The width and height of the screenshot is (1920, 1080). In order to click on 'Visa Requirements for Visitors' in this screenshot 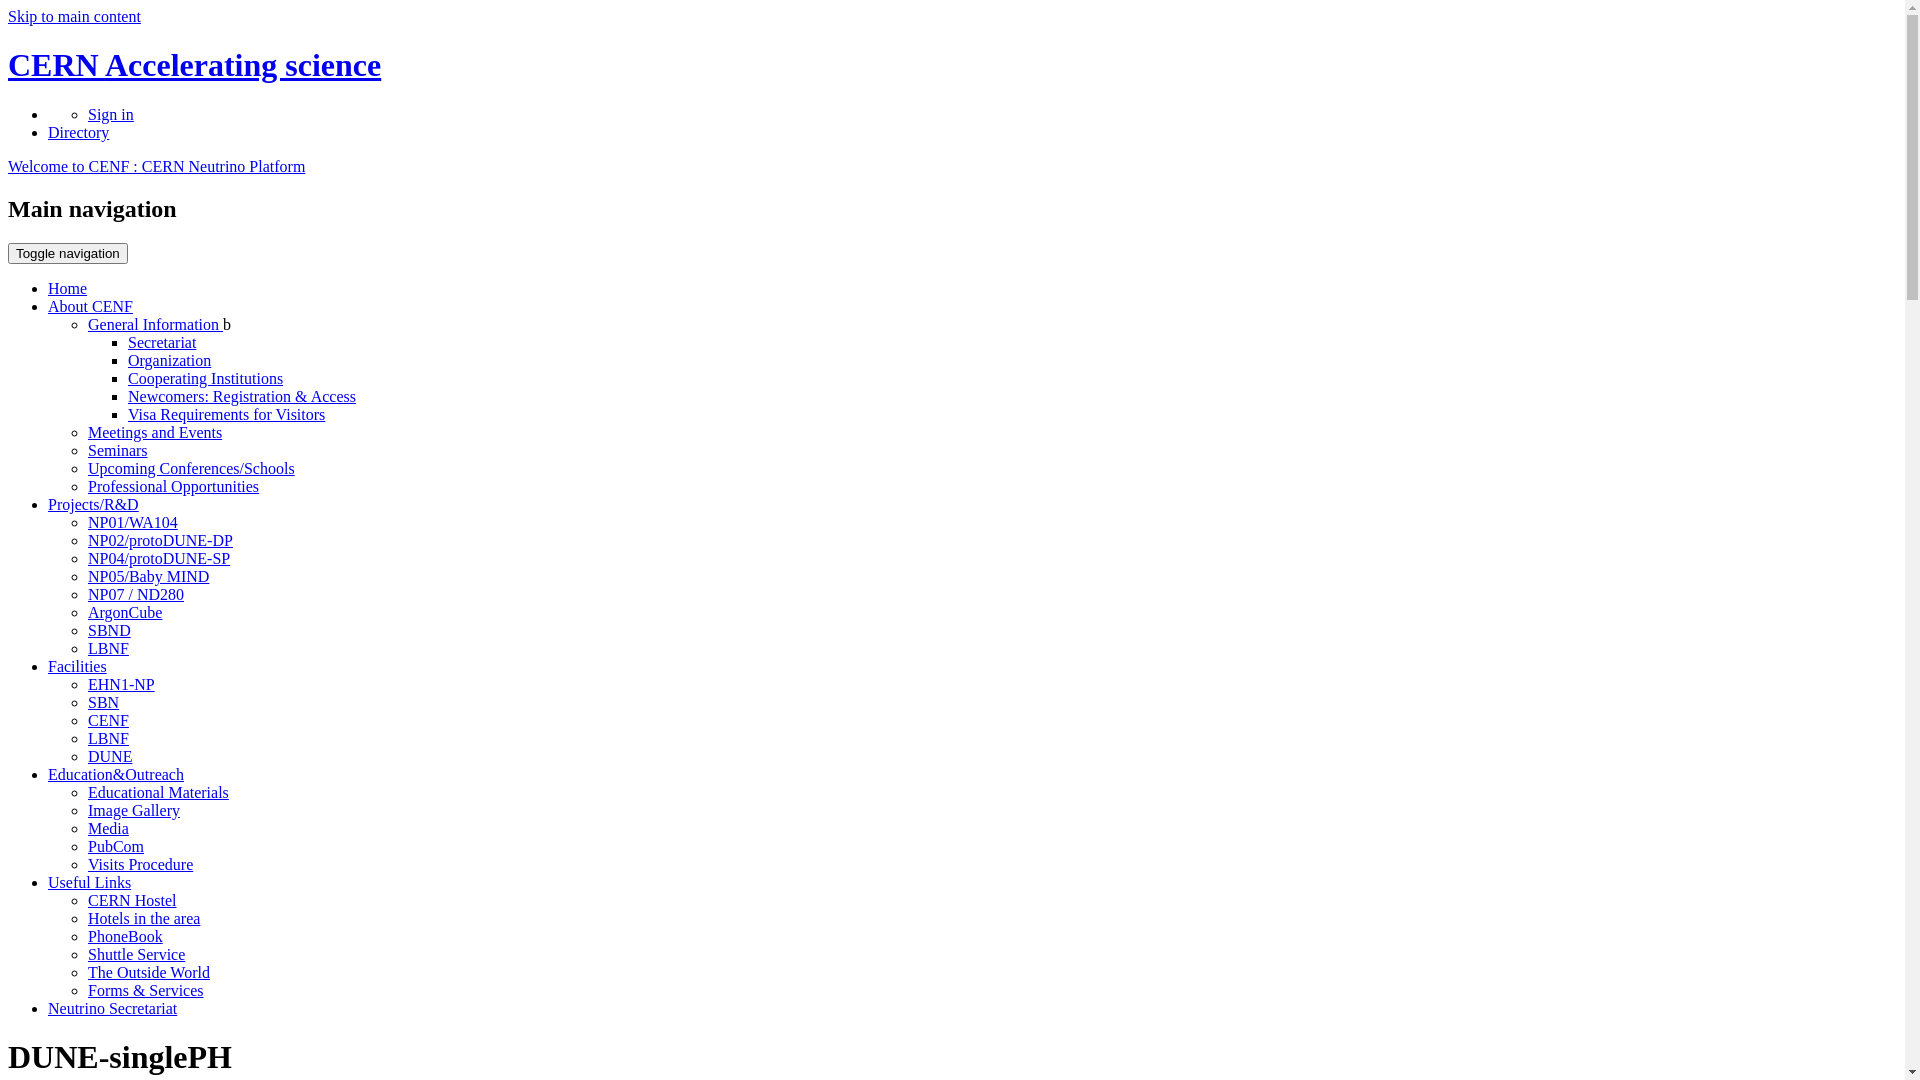, I will do `click(226, 413)`.